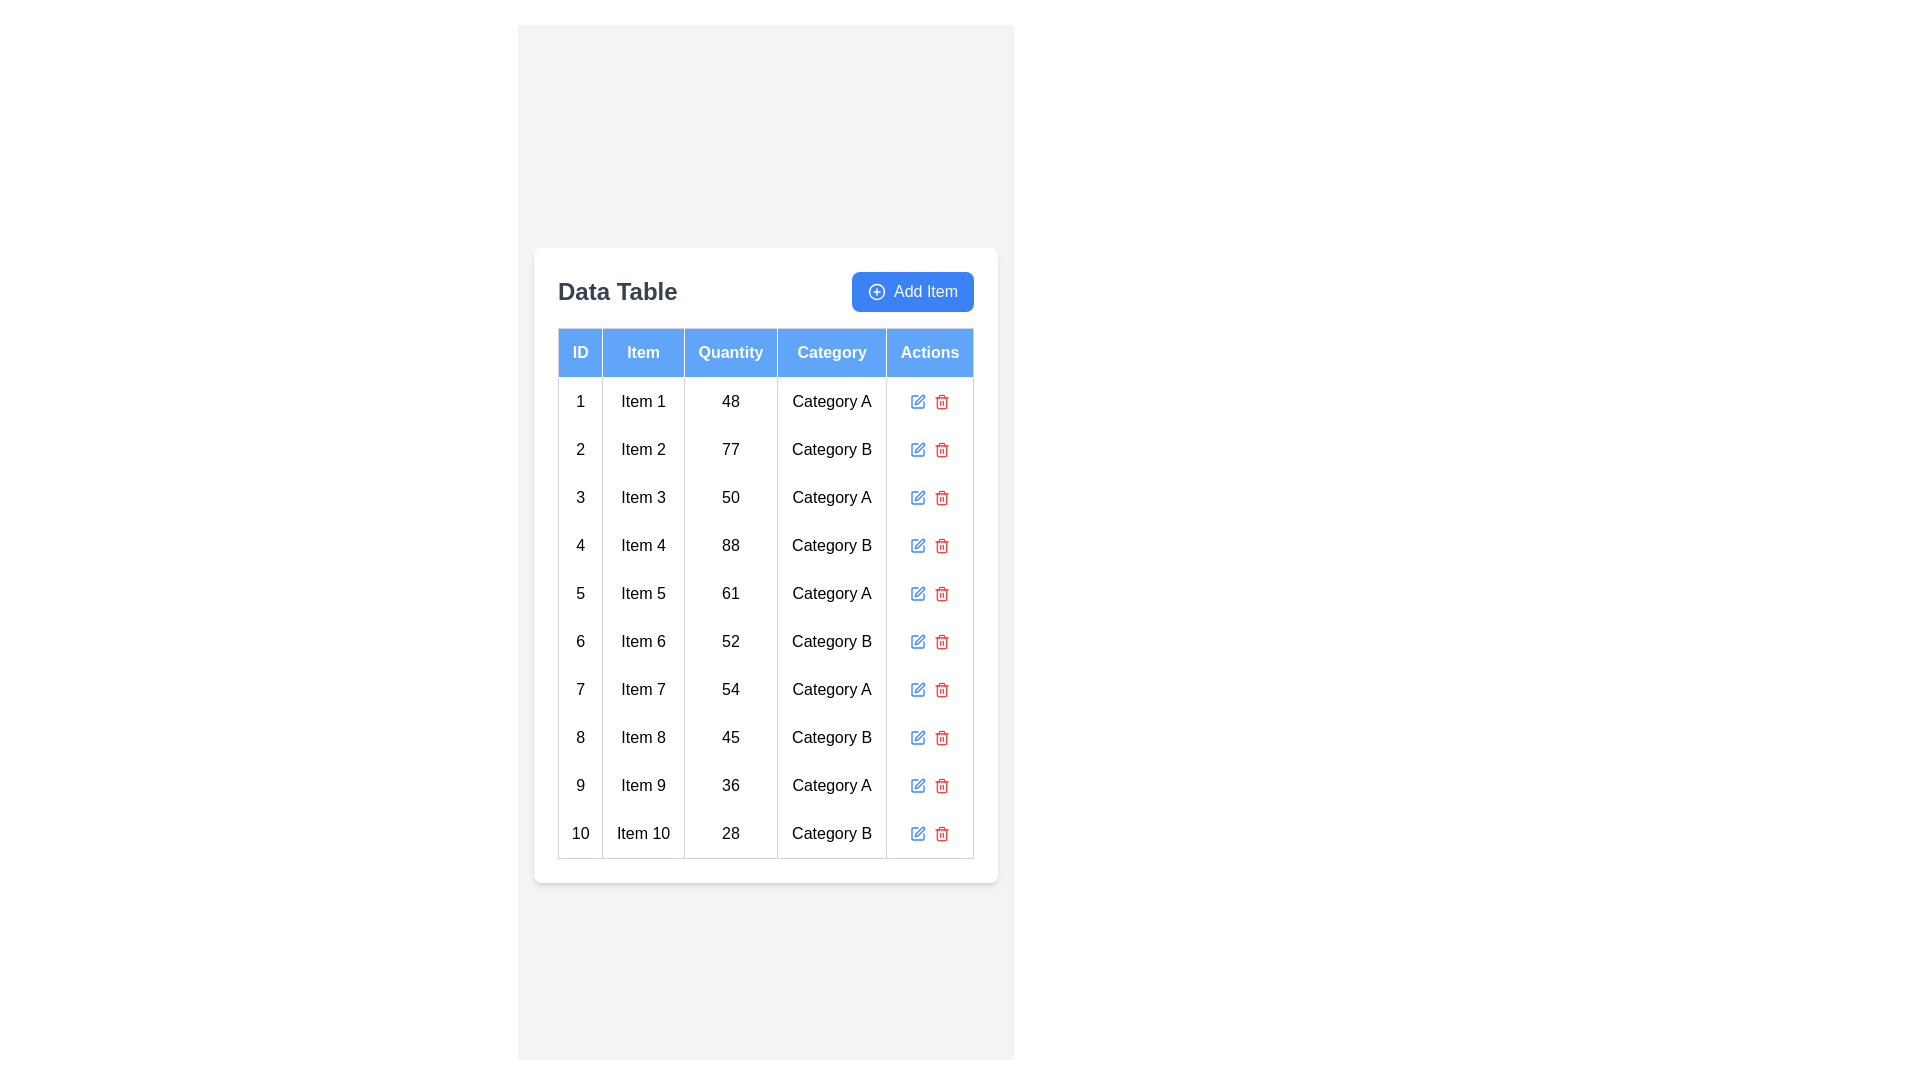 The height and width of the screenshot is (1080, 1920). Describe the element at coordinates (832, 496) in the screenshot. I see `the text label displaying 'Category A' located in the fourth column of the third row in the data table, aligned with ID '3' and Item 'Item 3'` at that location.